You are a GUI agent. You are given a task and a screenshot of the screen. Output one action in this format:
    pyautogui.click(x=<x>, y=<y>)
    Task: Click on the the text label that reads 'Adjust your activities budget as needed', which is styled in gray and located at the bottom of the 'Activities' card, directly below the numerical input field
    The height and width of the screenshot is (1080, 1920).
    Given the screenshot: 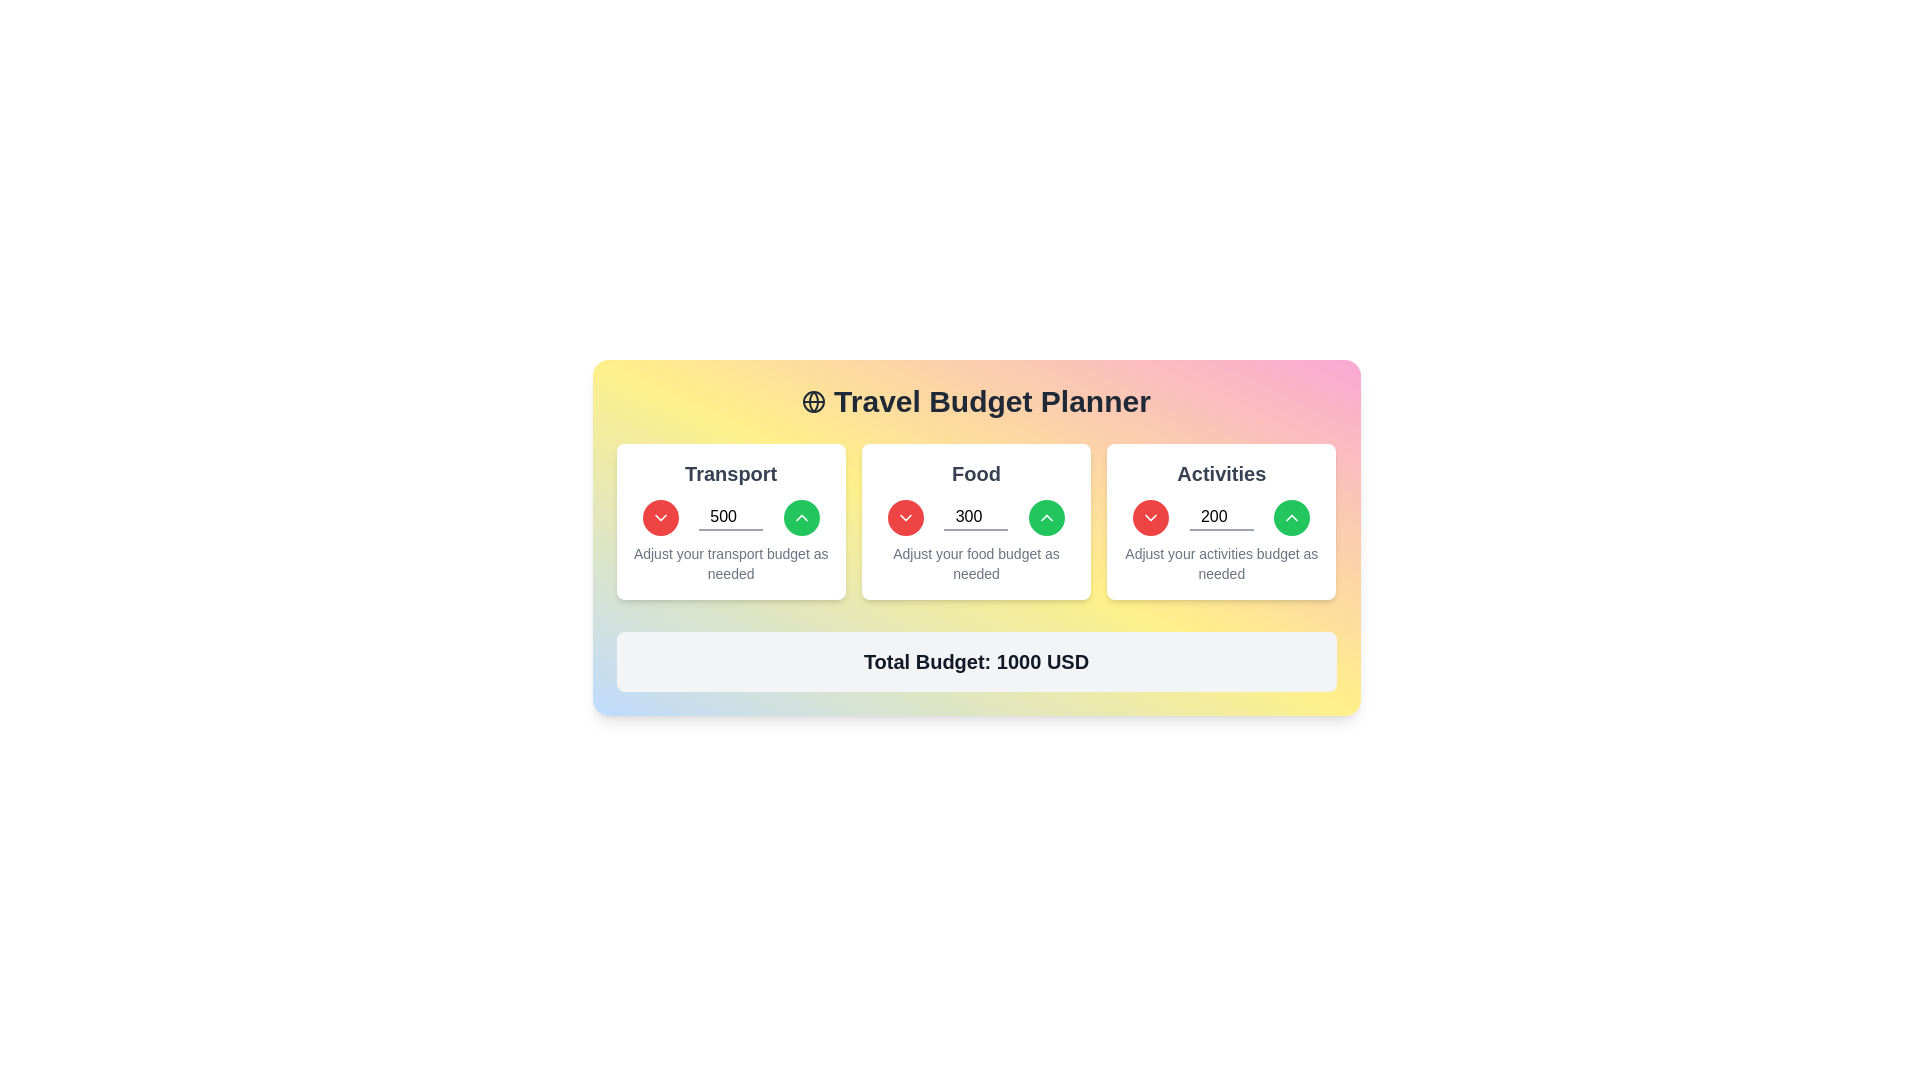 What is the action you would take?
    pyautogui.click(x=1220, y=563)
    